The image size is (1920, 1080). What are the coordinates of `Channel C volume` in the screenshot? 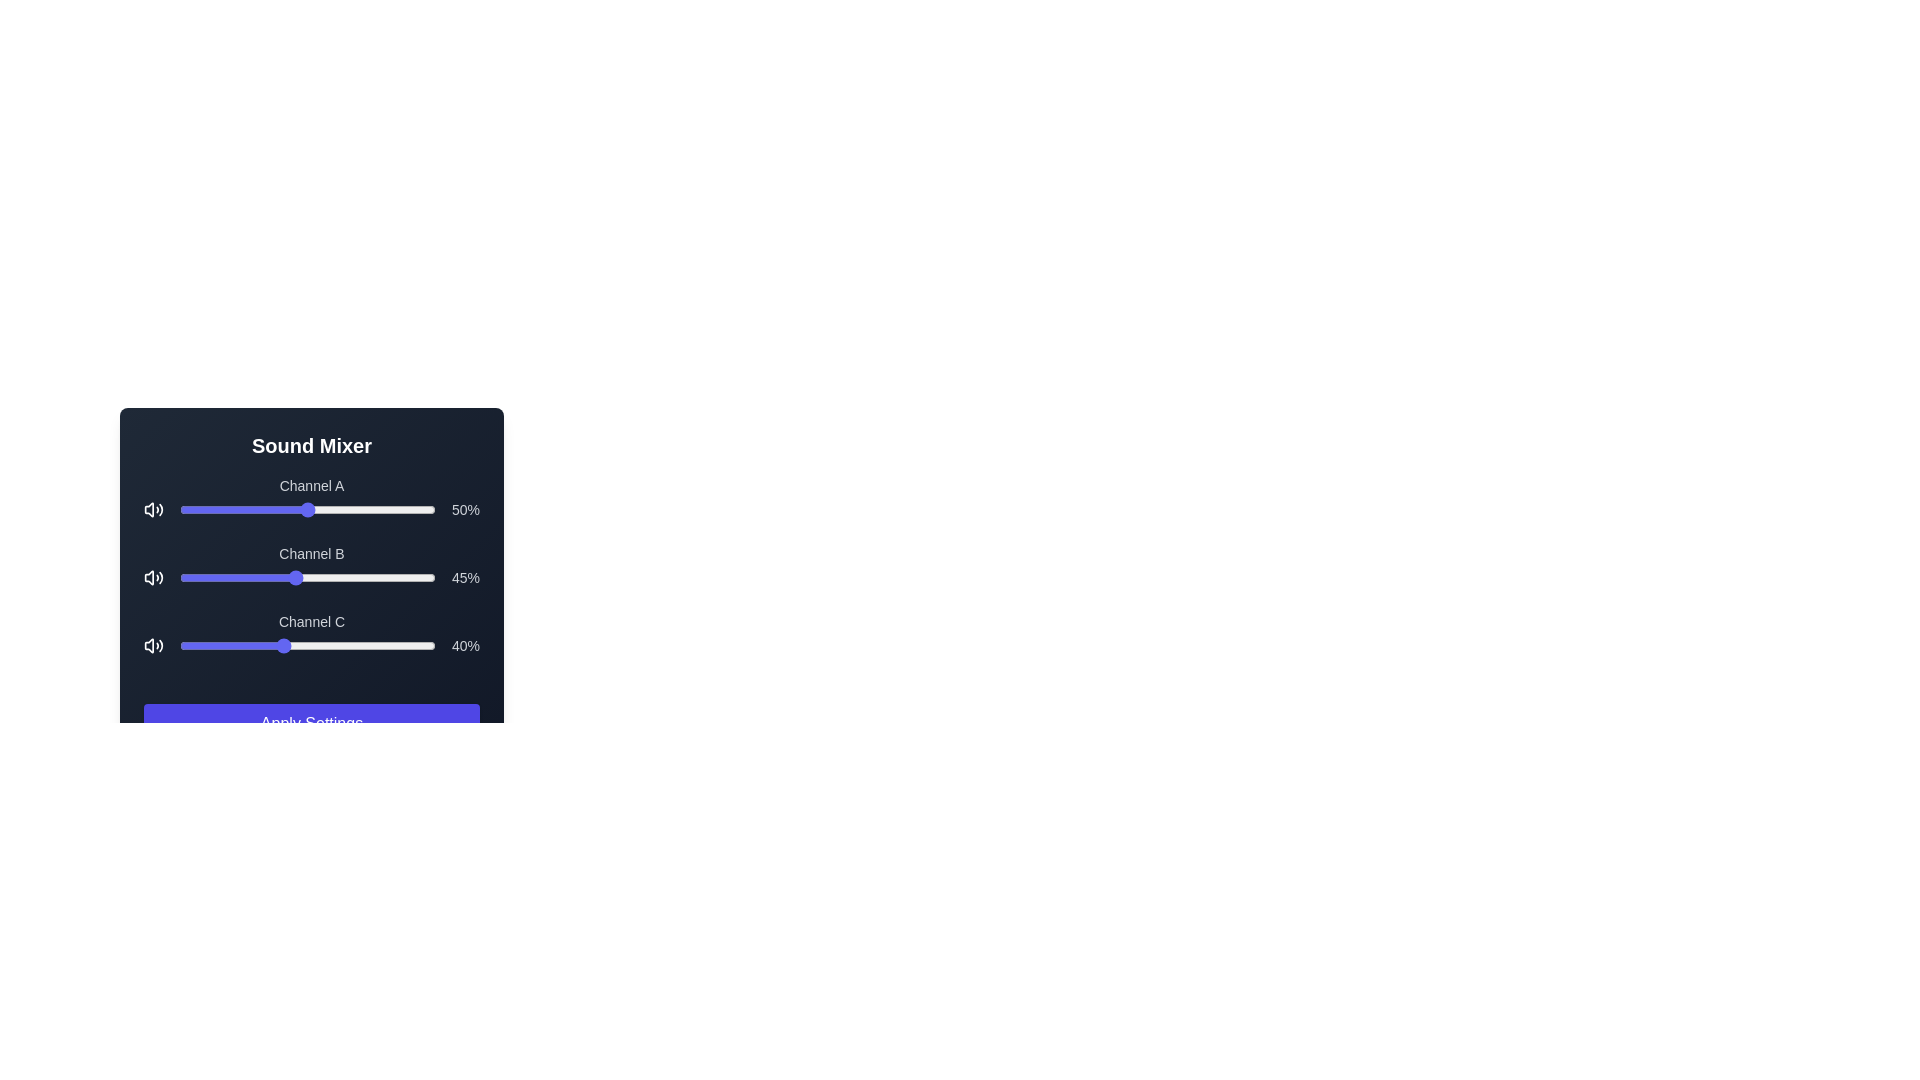 It's located at (419, 645).